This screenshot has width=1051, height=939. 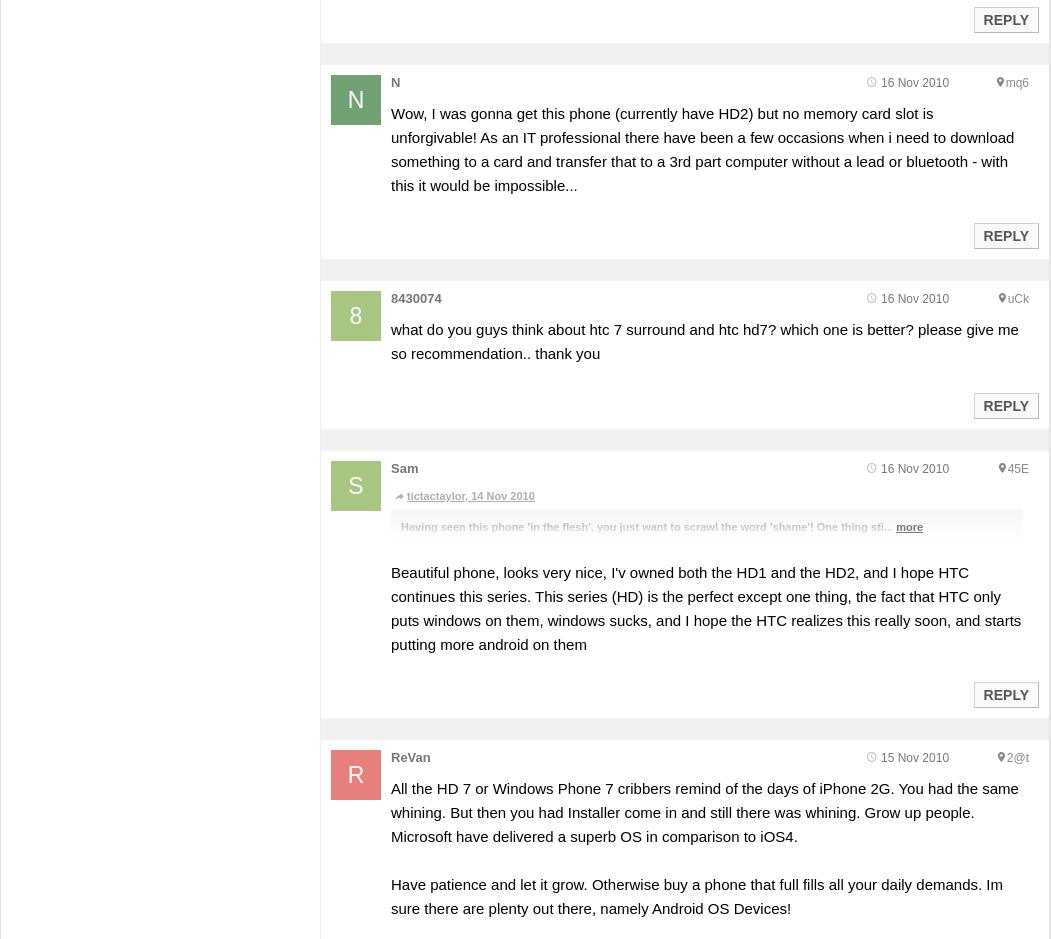 I want to click on '2@t', so click(x=1016, y=757).